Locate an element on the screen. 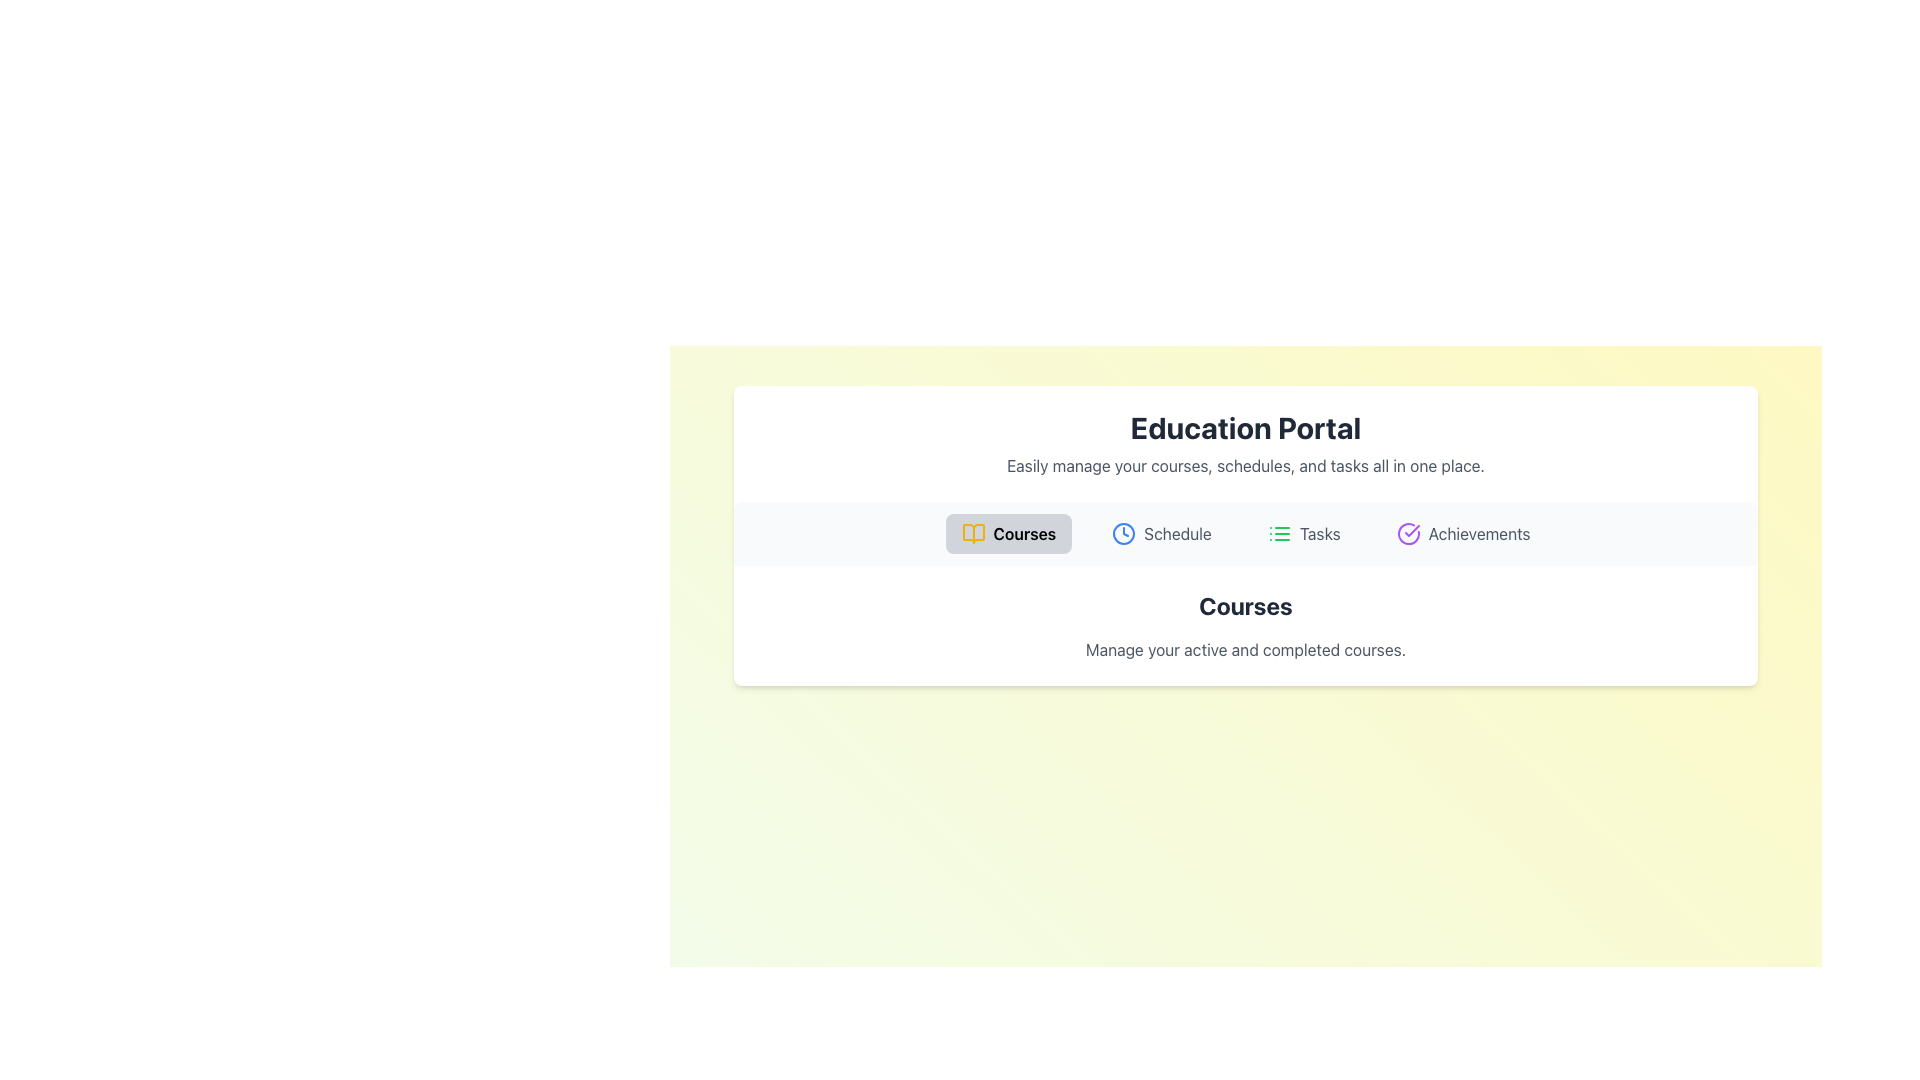 Image resolution: width=1920 pixels, height=1080 pixels. the 'Courses' button is located at coordinates (1008, 532).